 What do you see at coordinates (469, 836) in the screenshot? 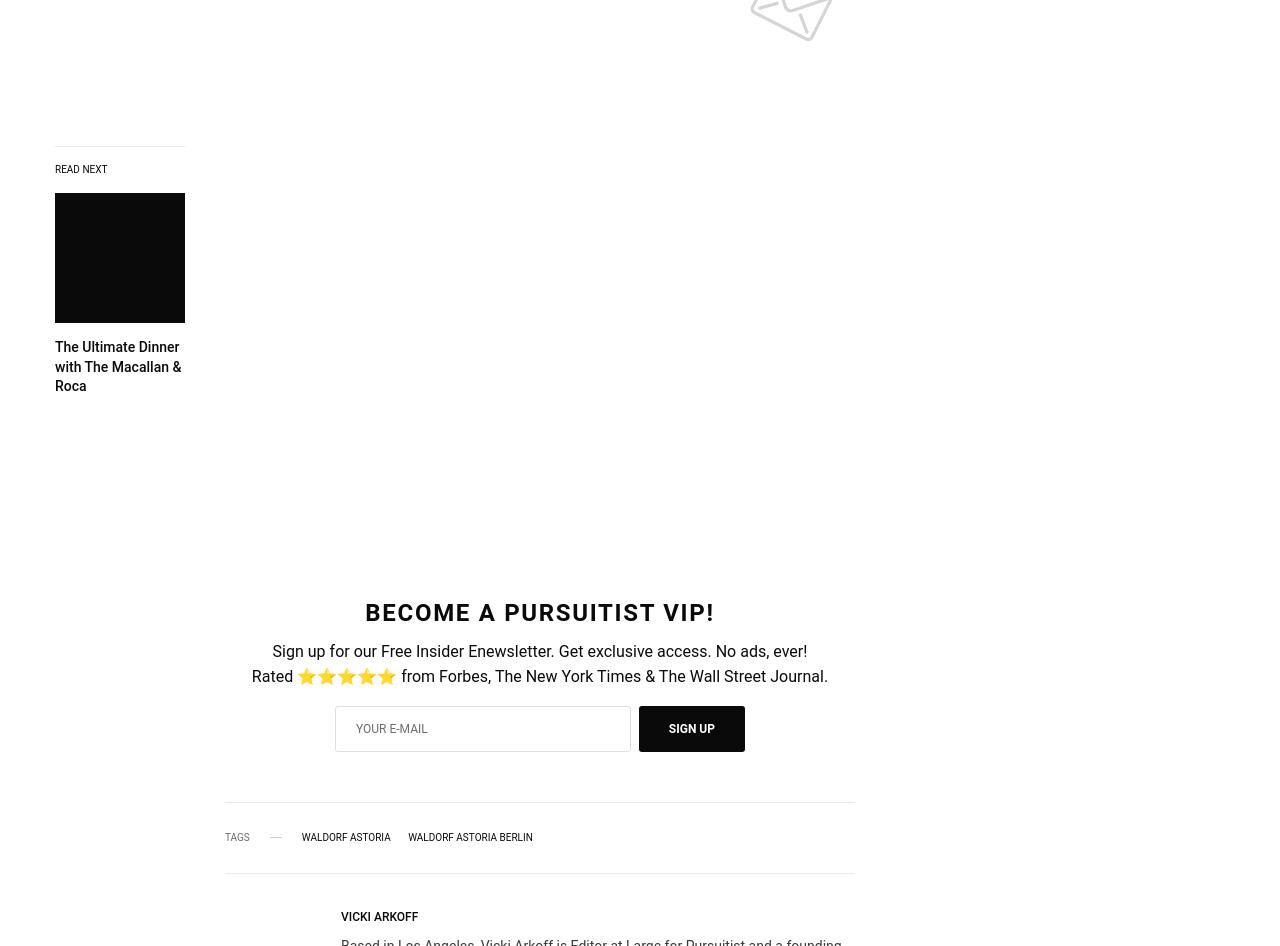
I see `'Waldorf Astoria Berlin'` at bounding box center [469, 836].